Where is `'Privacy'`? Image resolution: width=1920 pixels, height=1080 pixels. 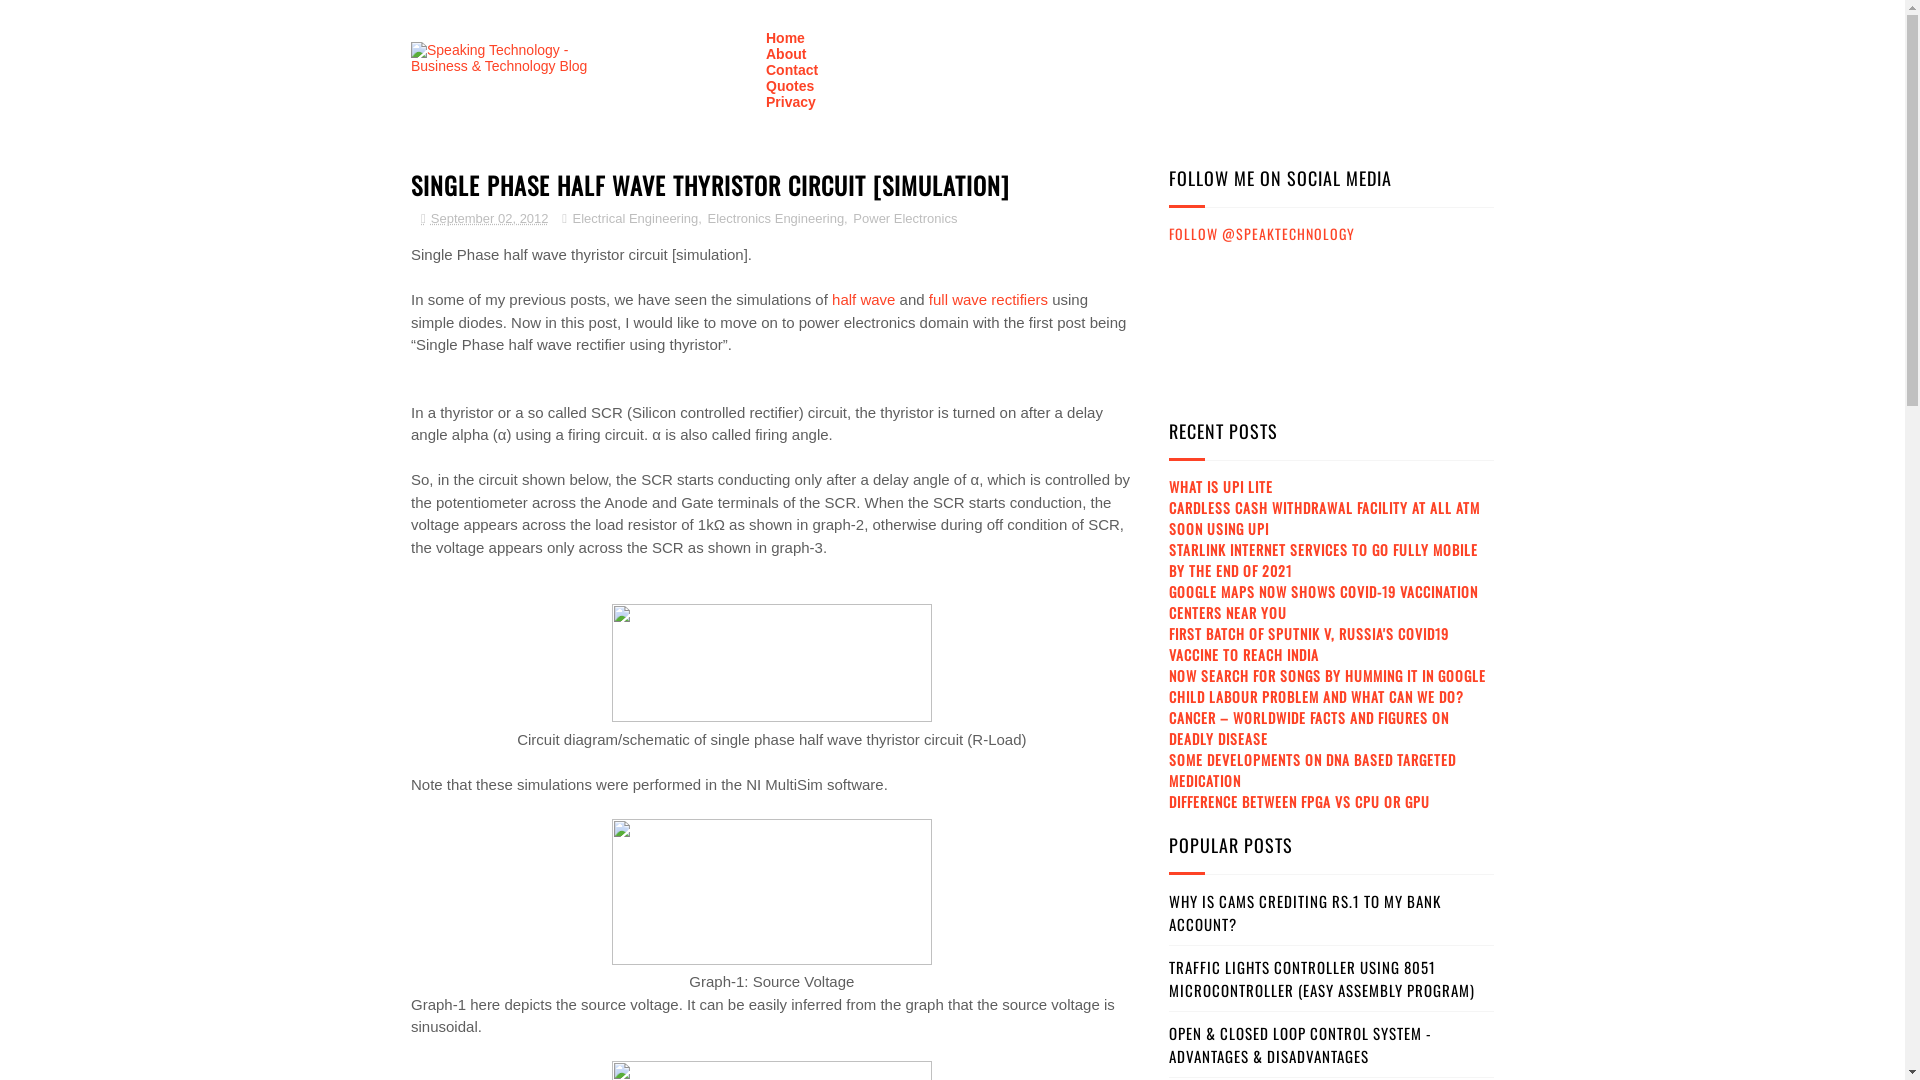 'Privacy' is located at coordinates (790, 101).